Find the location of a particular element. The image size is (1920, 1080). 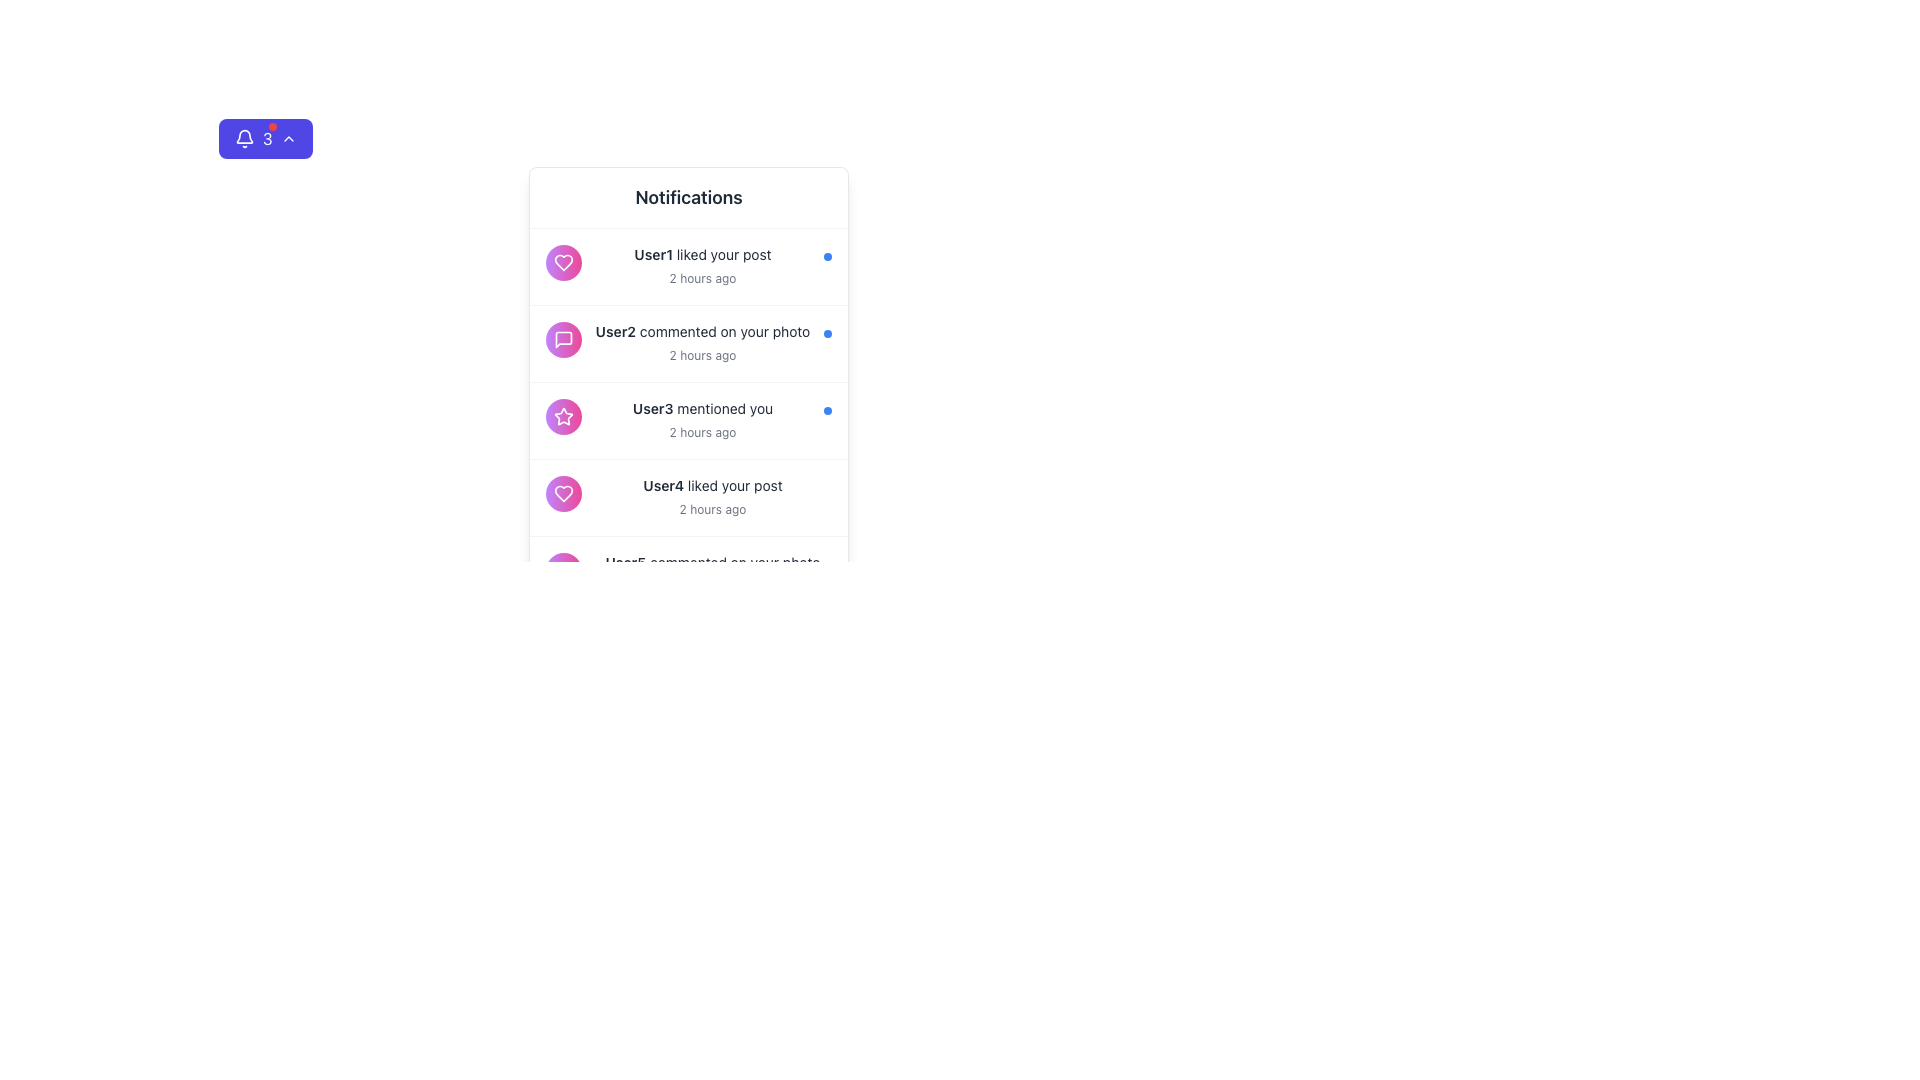

the 'like' notification icon located to the left of the text 'User1 liked your post' in the first notification row is located at coordinates (563, 261).